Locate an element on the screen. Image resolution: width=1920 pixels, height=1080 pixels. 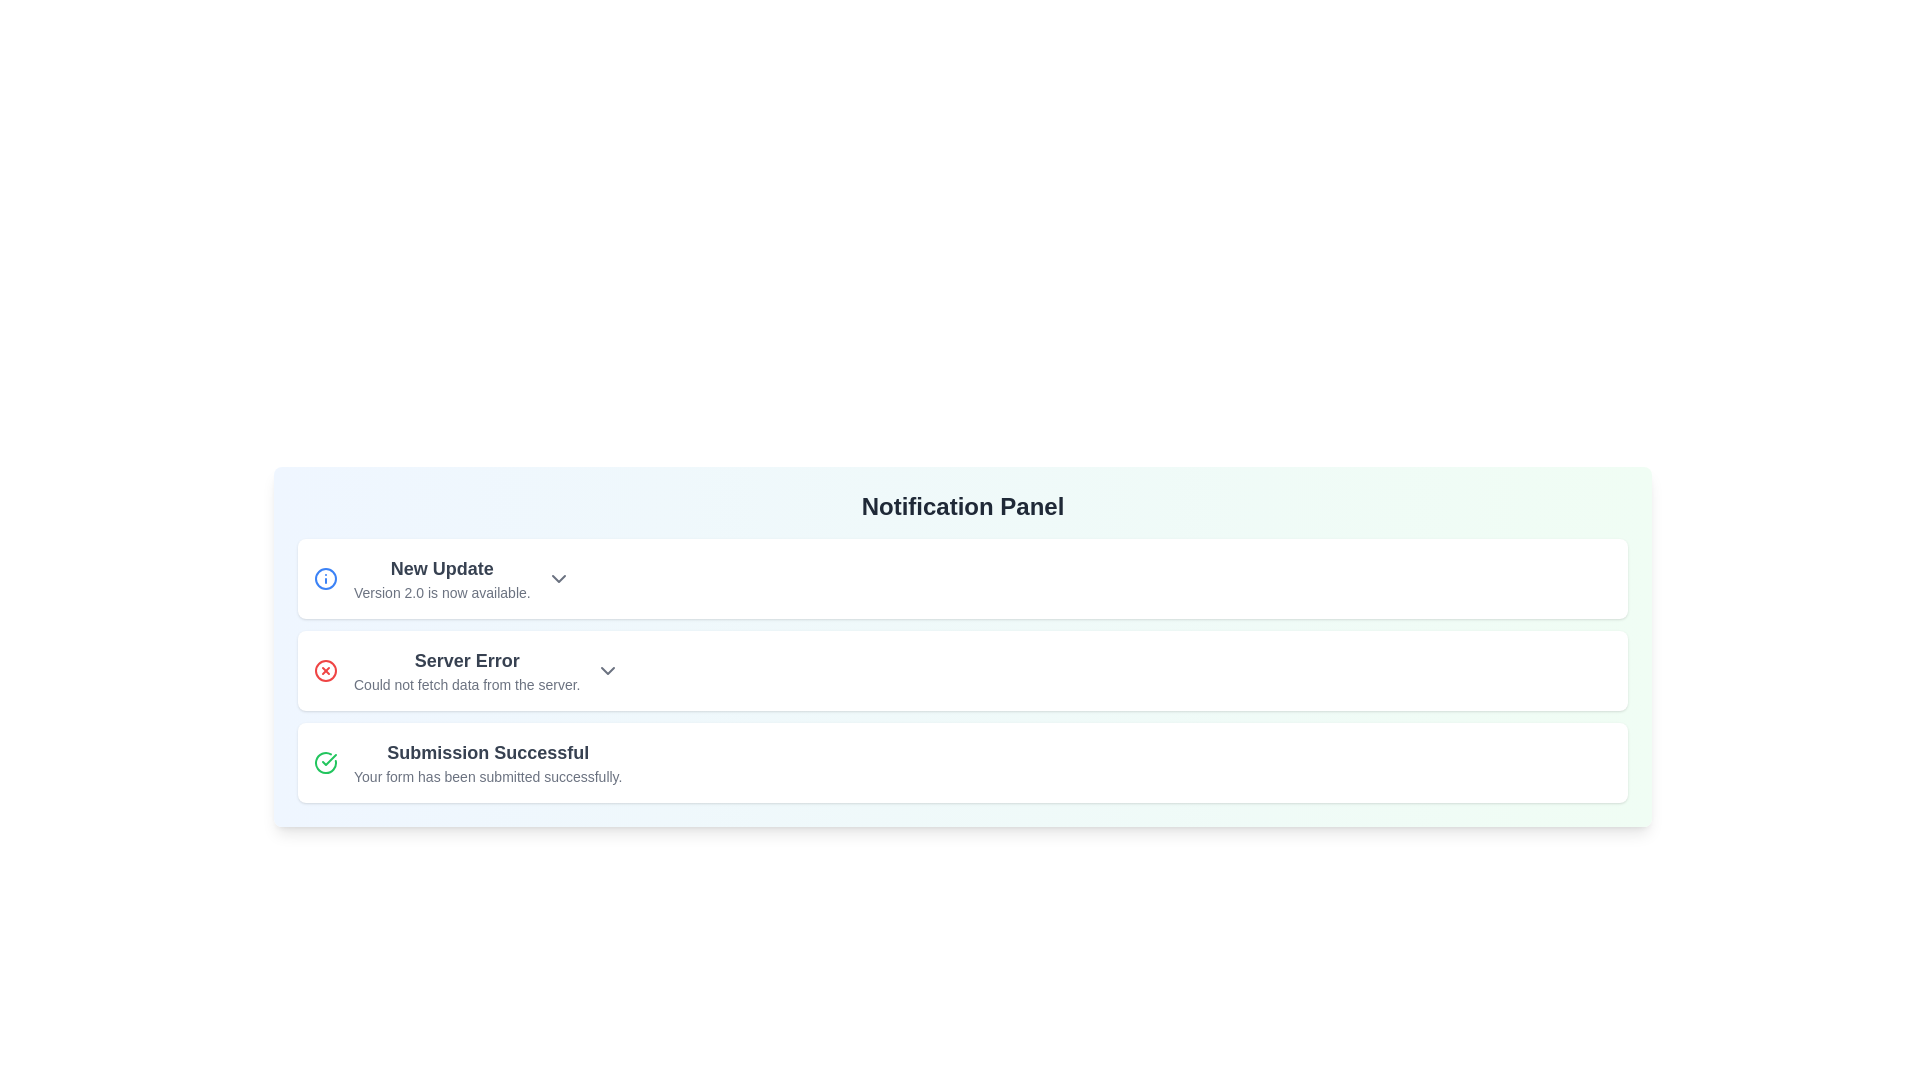
the 'Server Error' text label, which is prominently displayed in bold dark gray within the second card of the notifications list is located at coordinates (466, 660).